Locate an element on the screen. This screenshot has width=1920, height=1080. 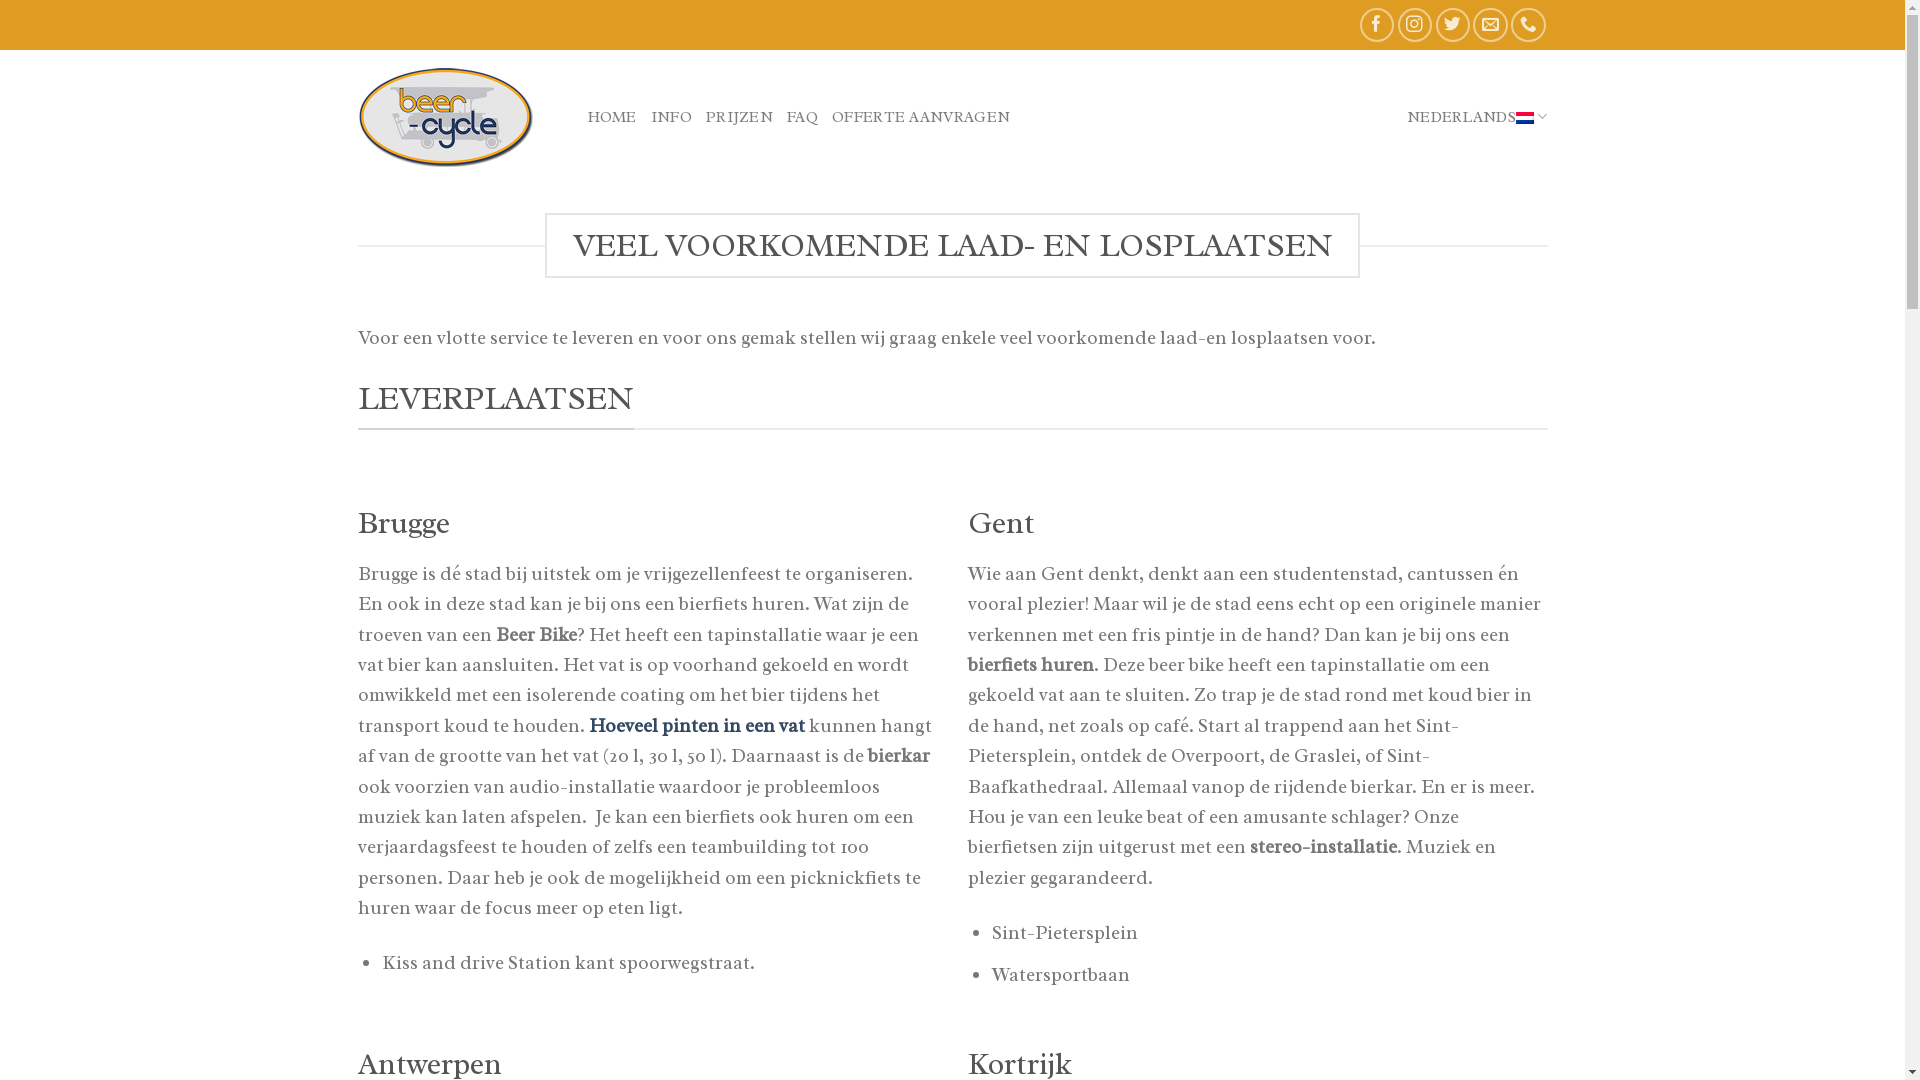
'Stuur ons een e-mail' is located at coordinates (1490, 25).